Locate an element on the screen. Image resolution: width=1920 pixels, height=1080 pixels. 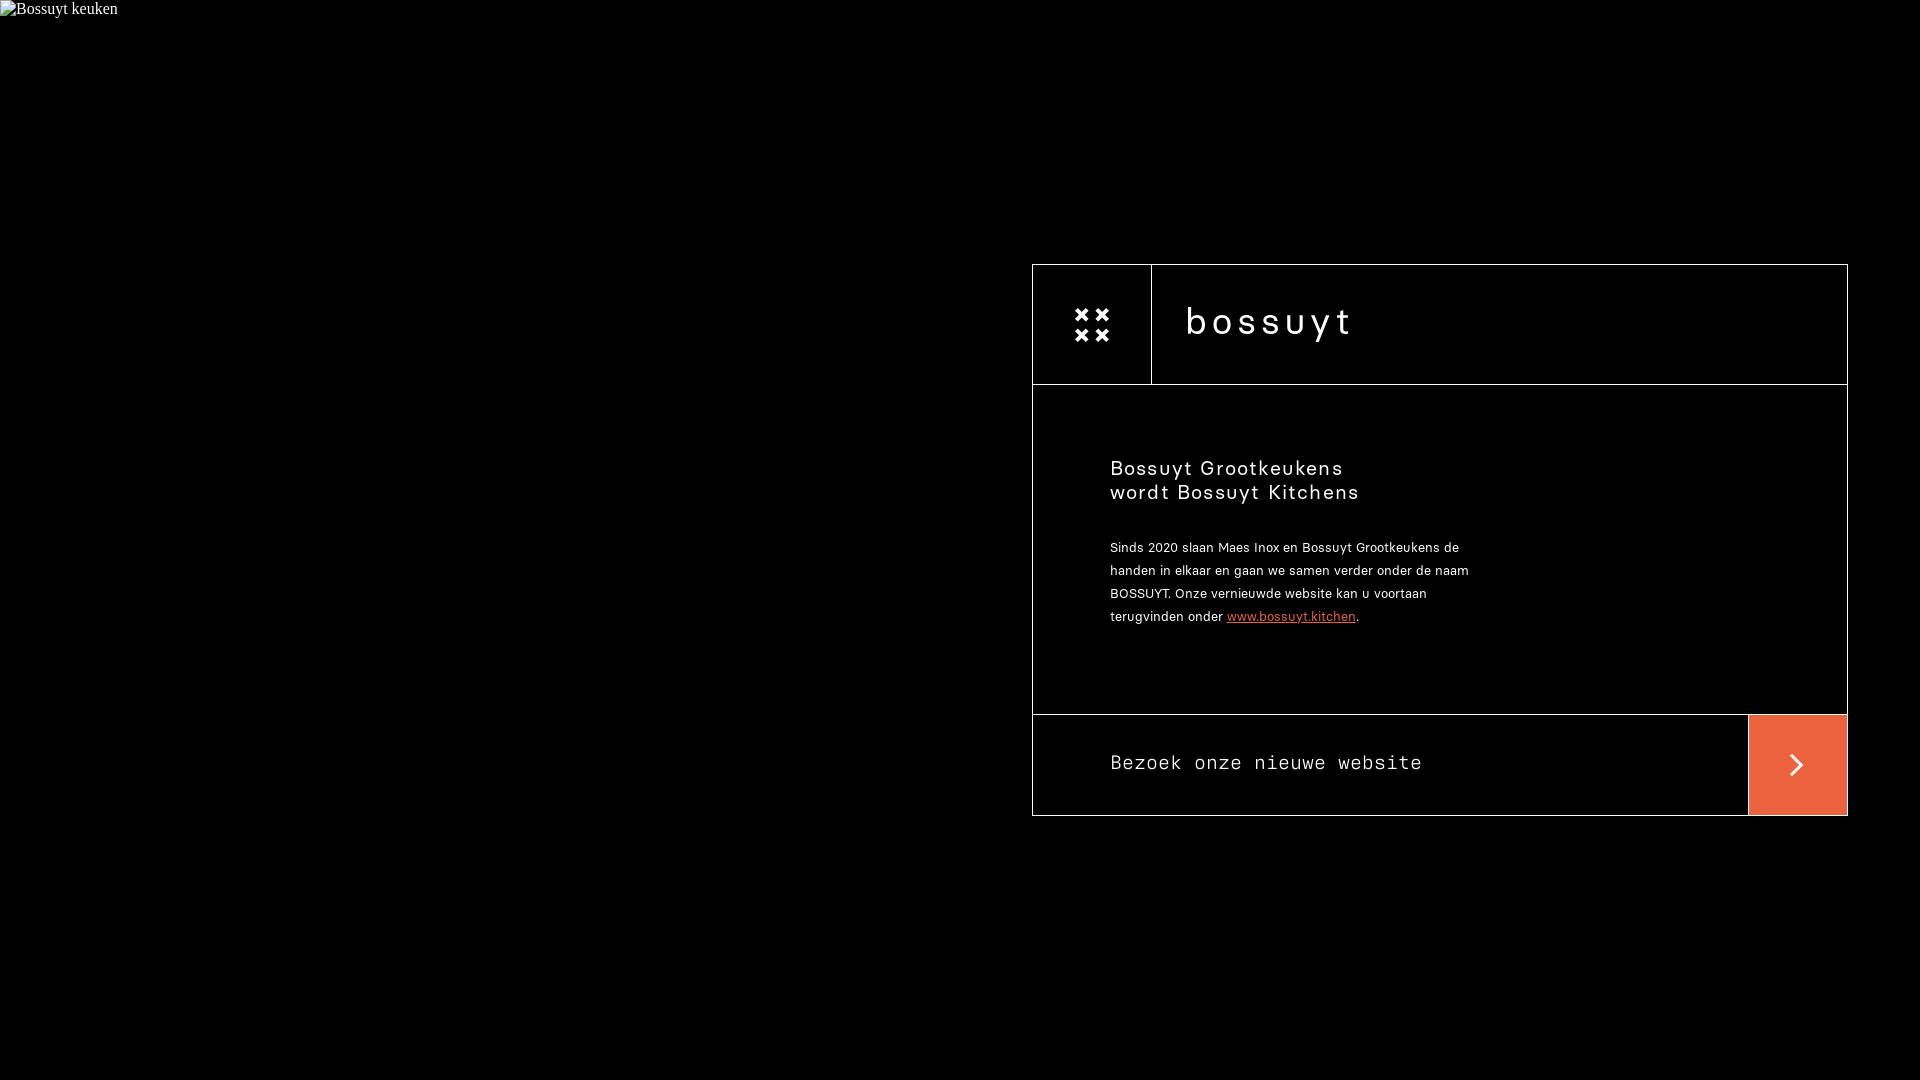
'www.bossuyt.kitchen' is located at coordinates (1291, 614).